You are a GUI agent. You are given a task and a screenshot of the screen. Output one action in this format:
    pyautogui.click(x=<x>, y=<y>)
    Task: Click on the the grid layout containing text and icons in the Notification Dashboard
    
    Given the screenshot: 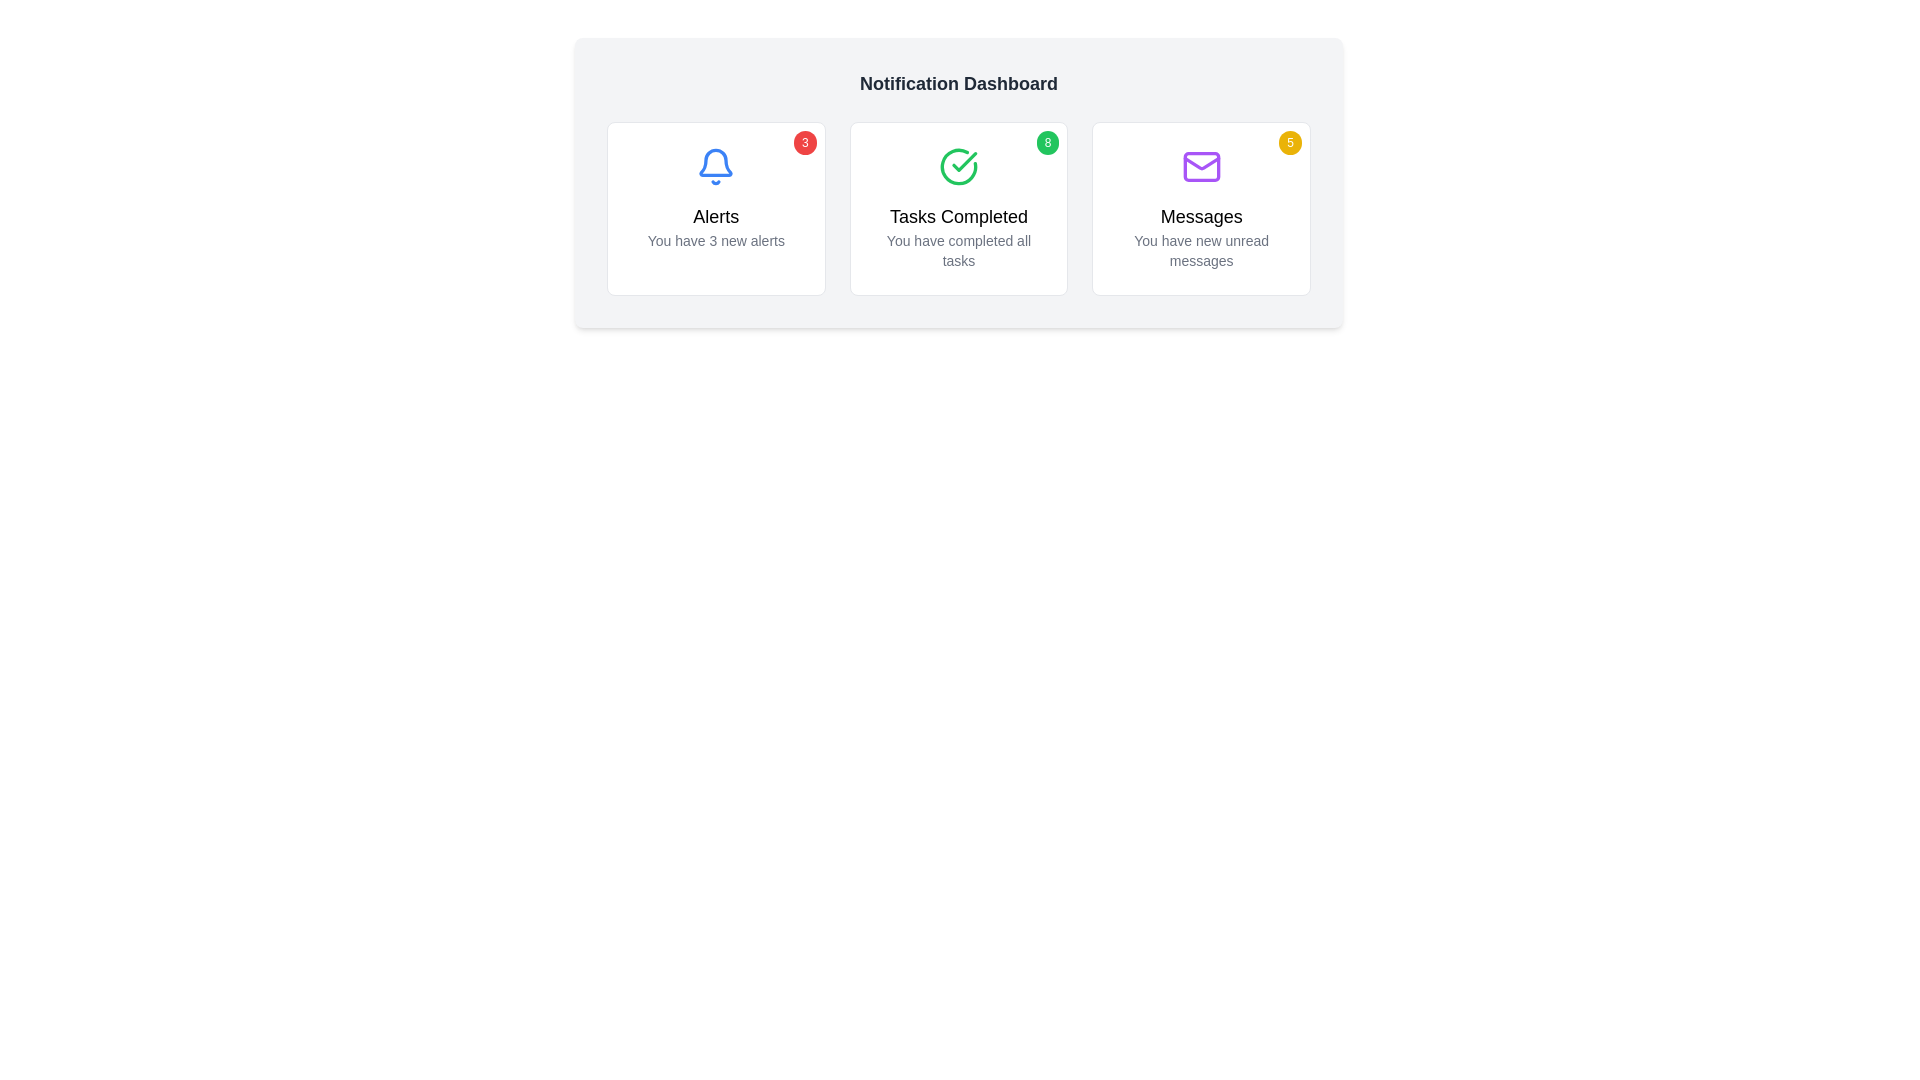 What is the action you would take?
    pyautogui.click(x=958, y=208)
    